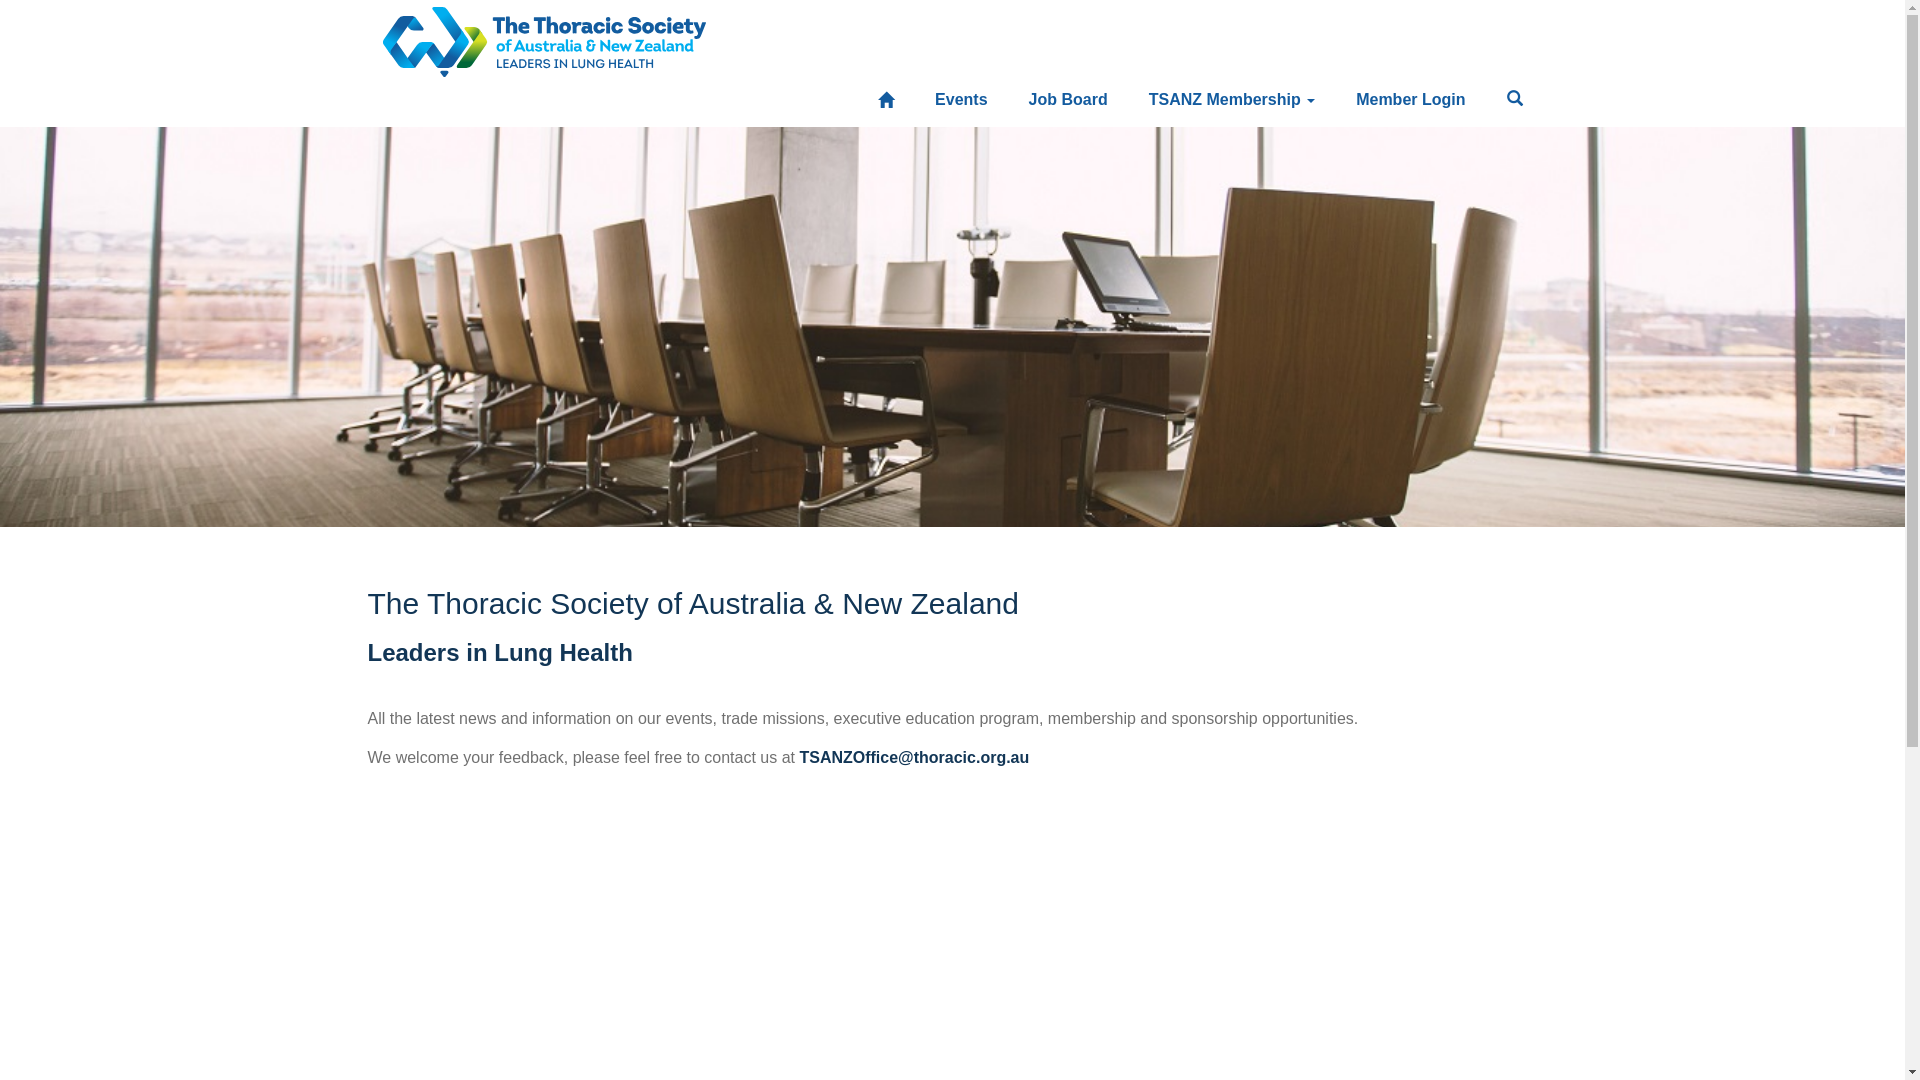 This screenshot has width=1920, height=1080. Describe the element at coordinates (1515, 100) in the screenshot. I see `'Search'` at that location.